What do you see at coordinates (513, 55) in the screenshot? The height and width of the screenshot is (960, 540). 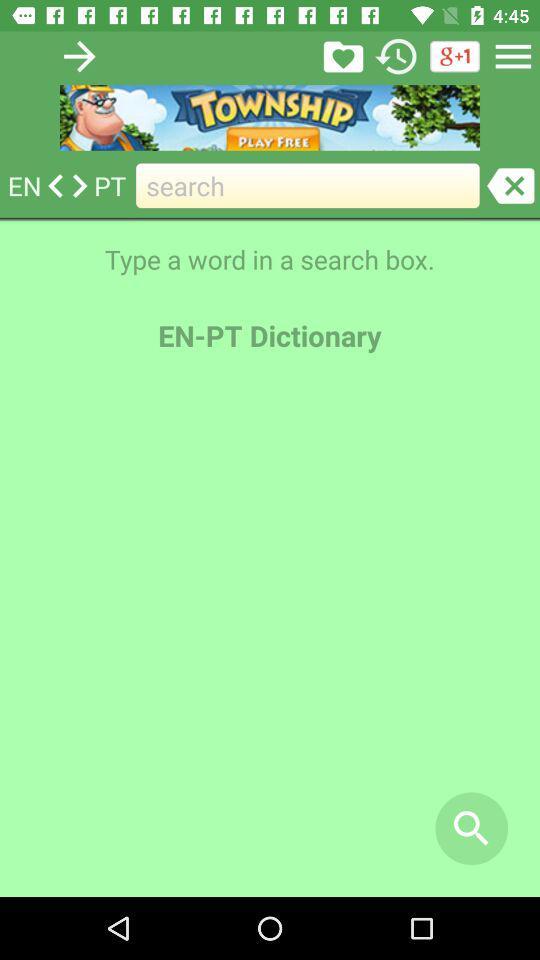 I see `options menu` at bounding box center [513, 55].